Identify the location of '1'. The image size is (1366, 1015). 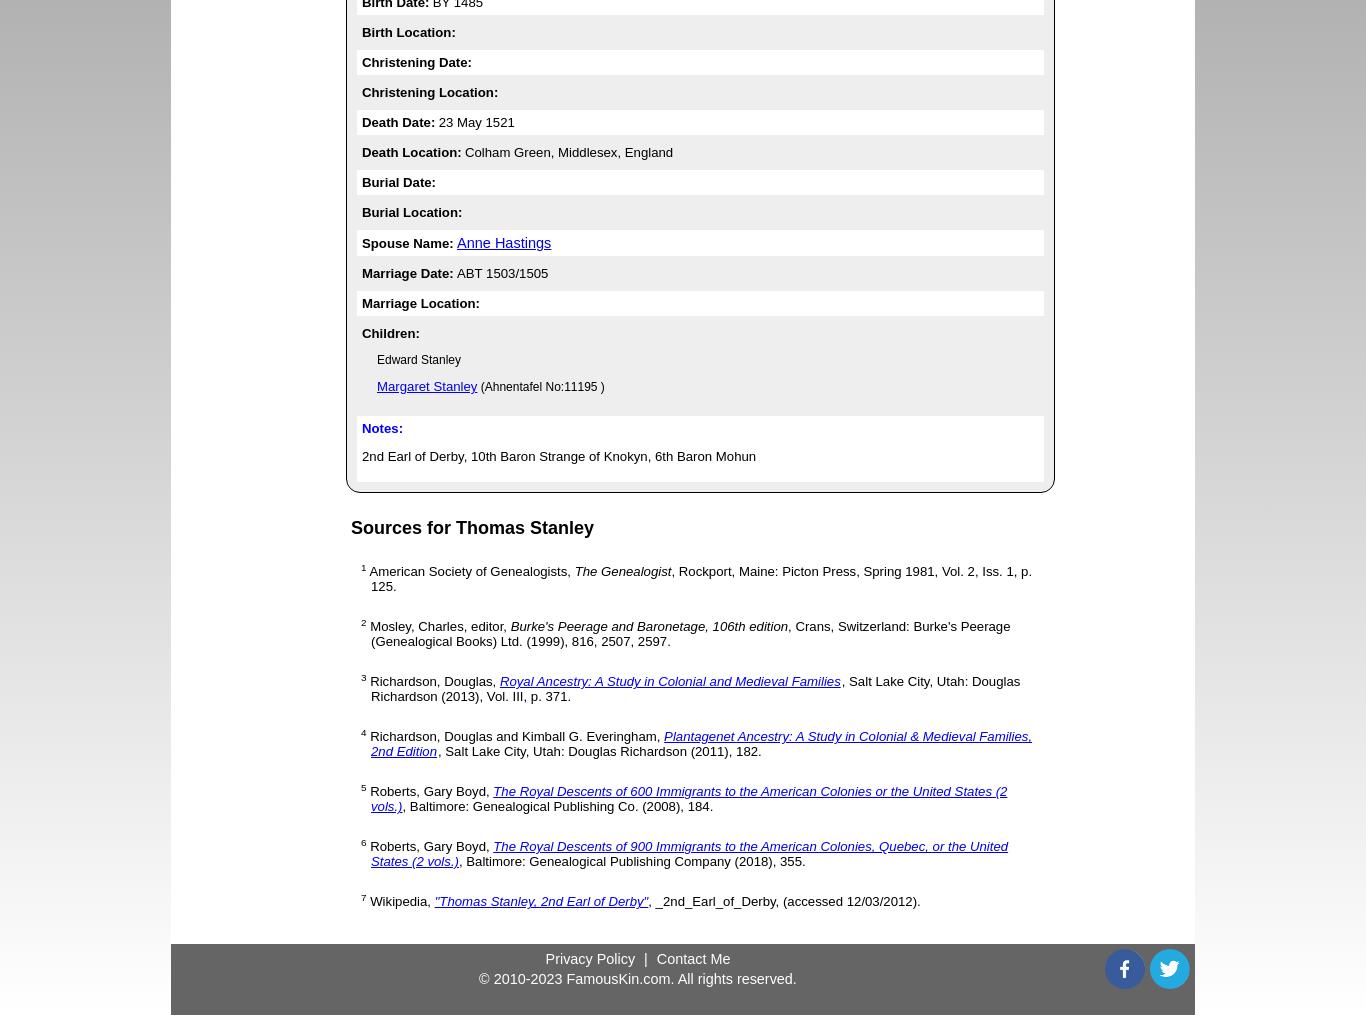
(360, 567).